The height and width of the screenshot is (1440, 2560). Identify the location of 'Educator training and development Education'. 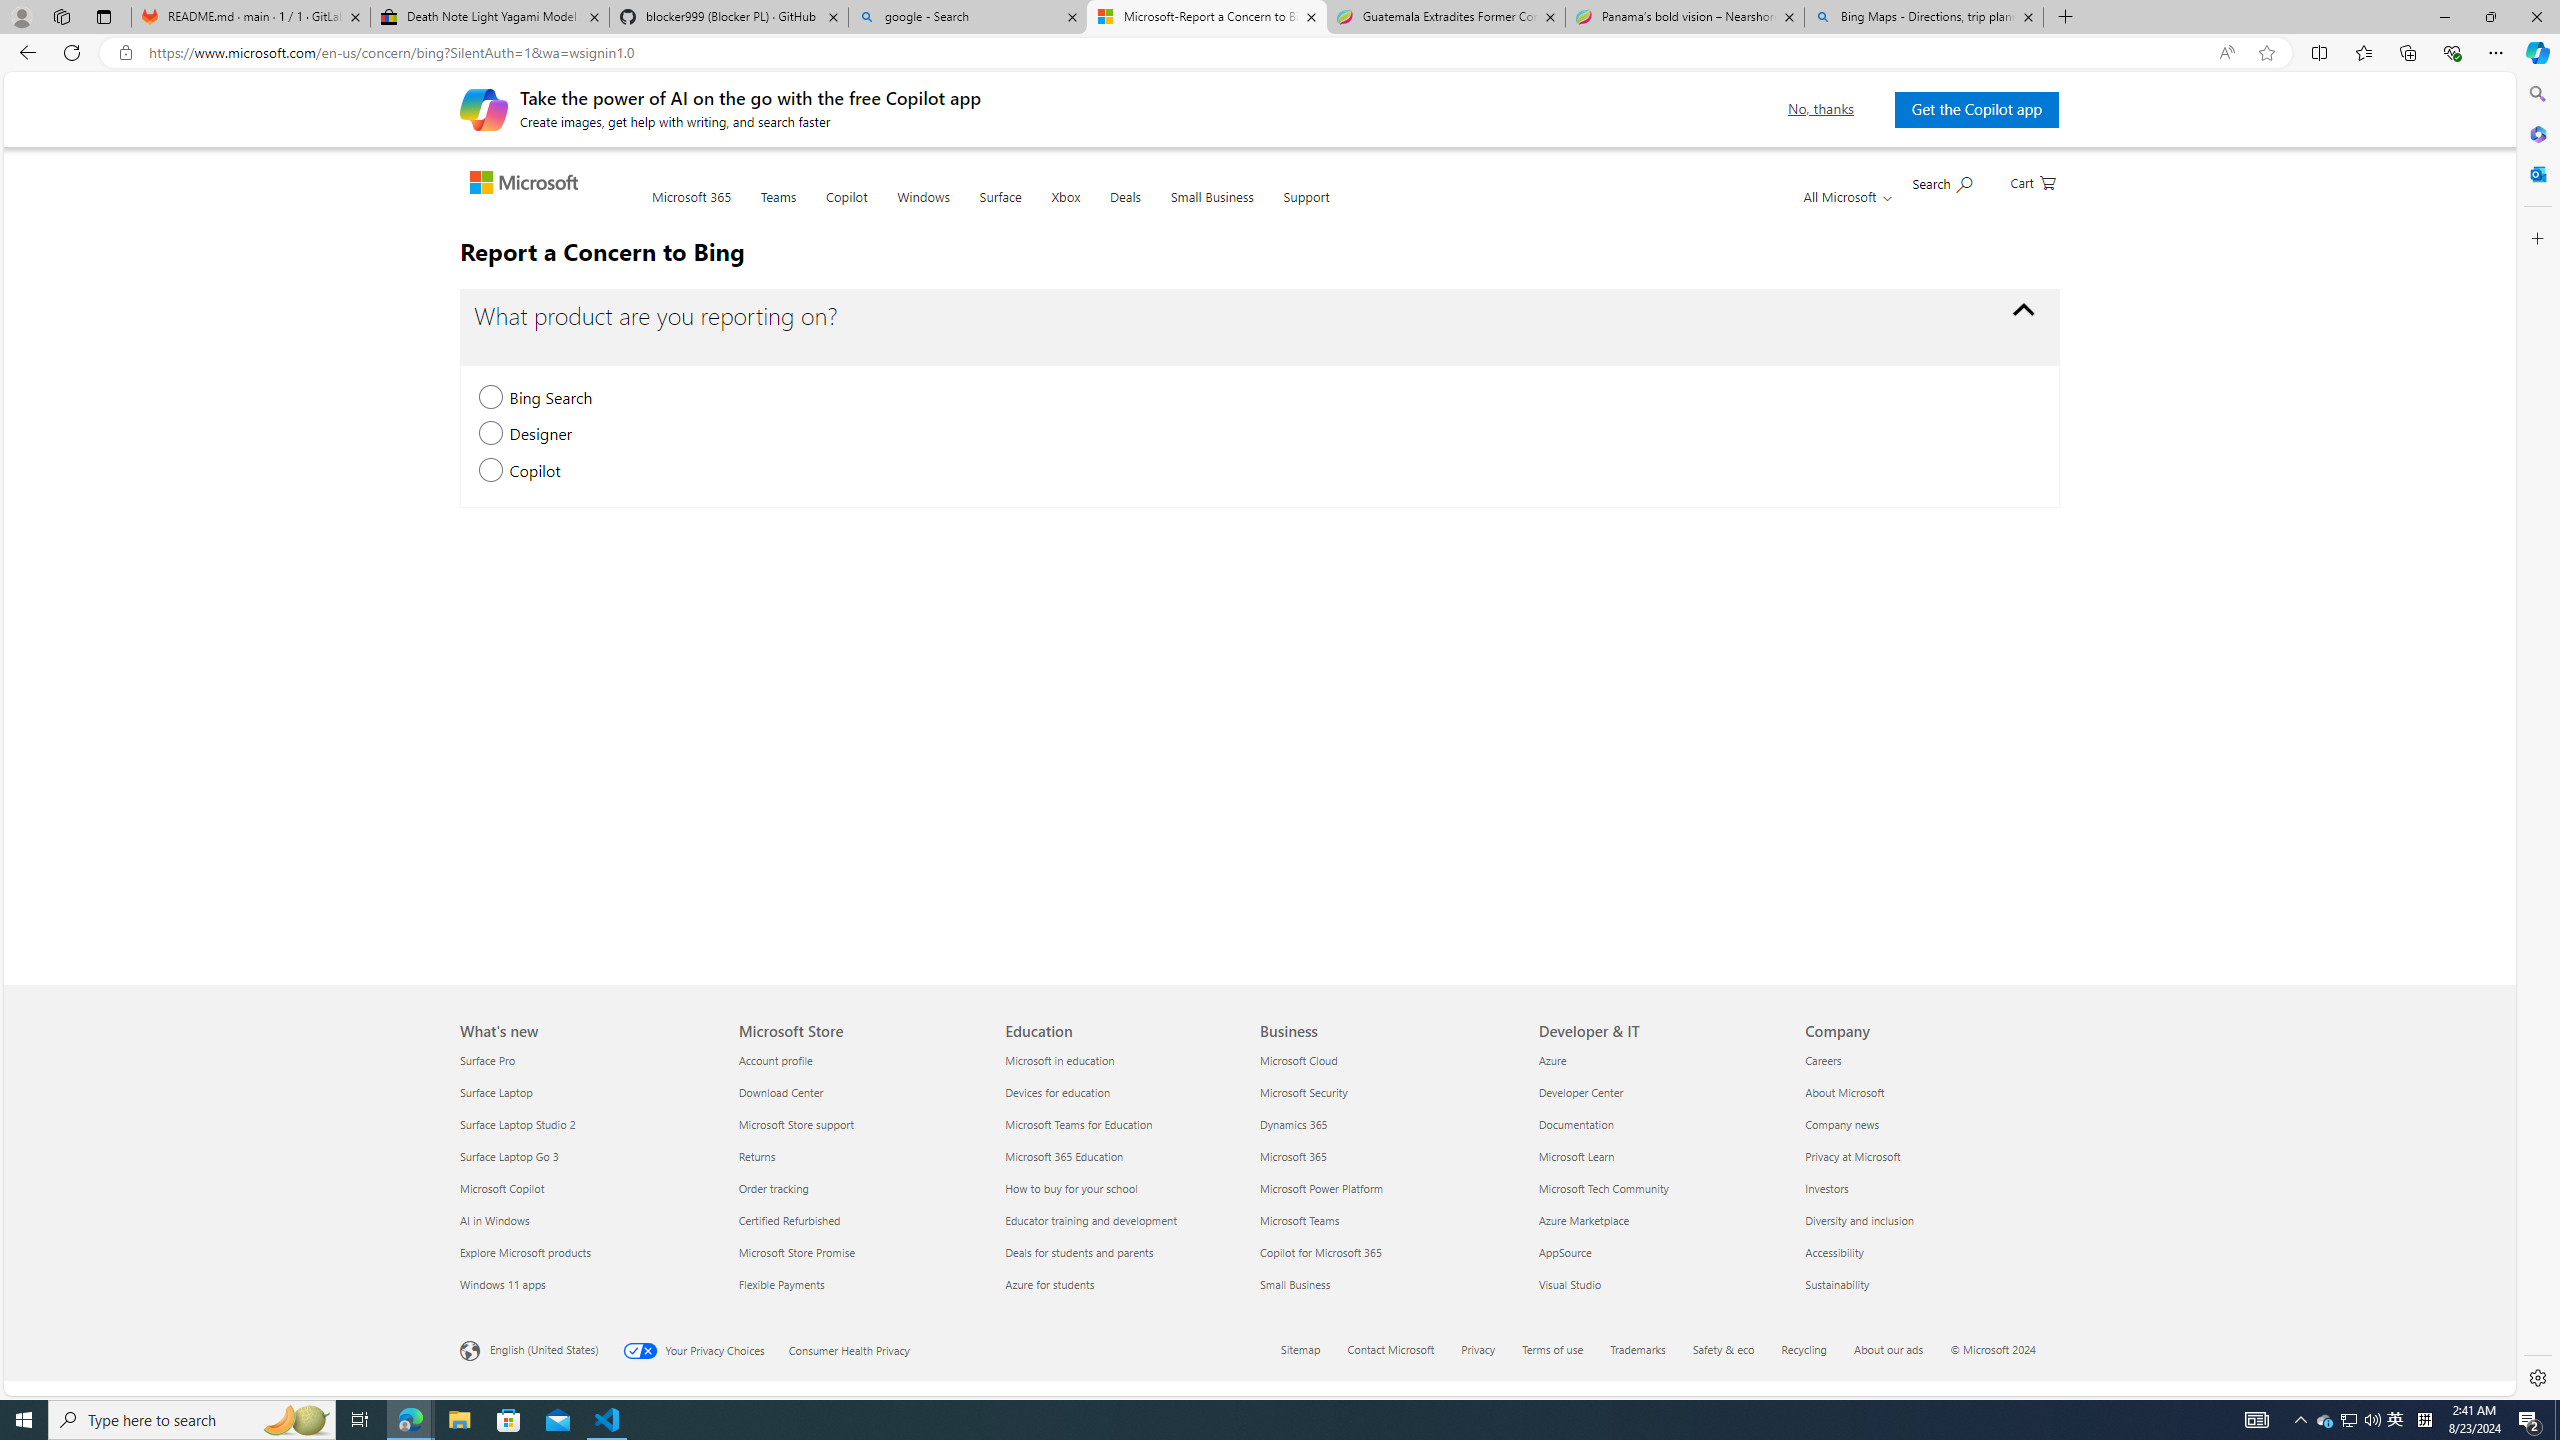
(1091, 1219).